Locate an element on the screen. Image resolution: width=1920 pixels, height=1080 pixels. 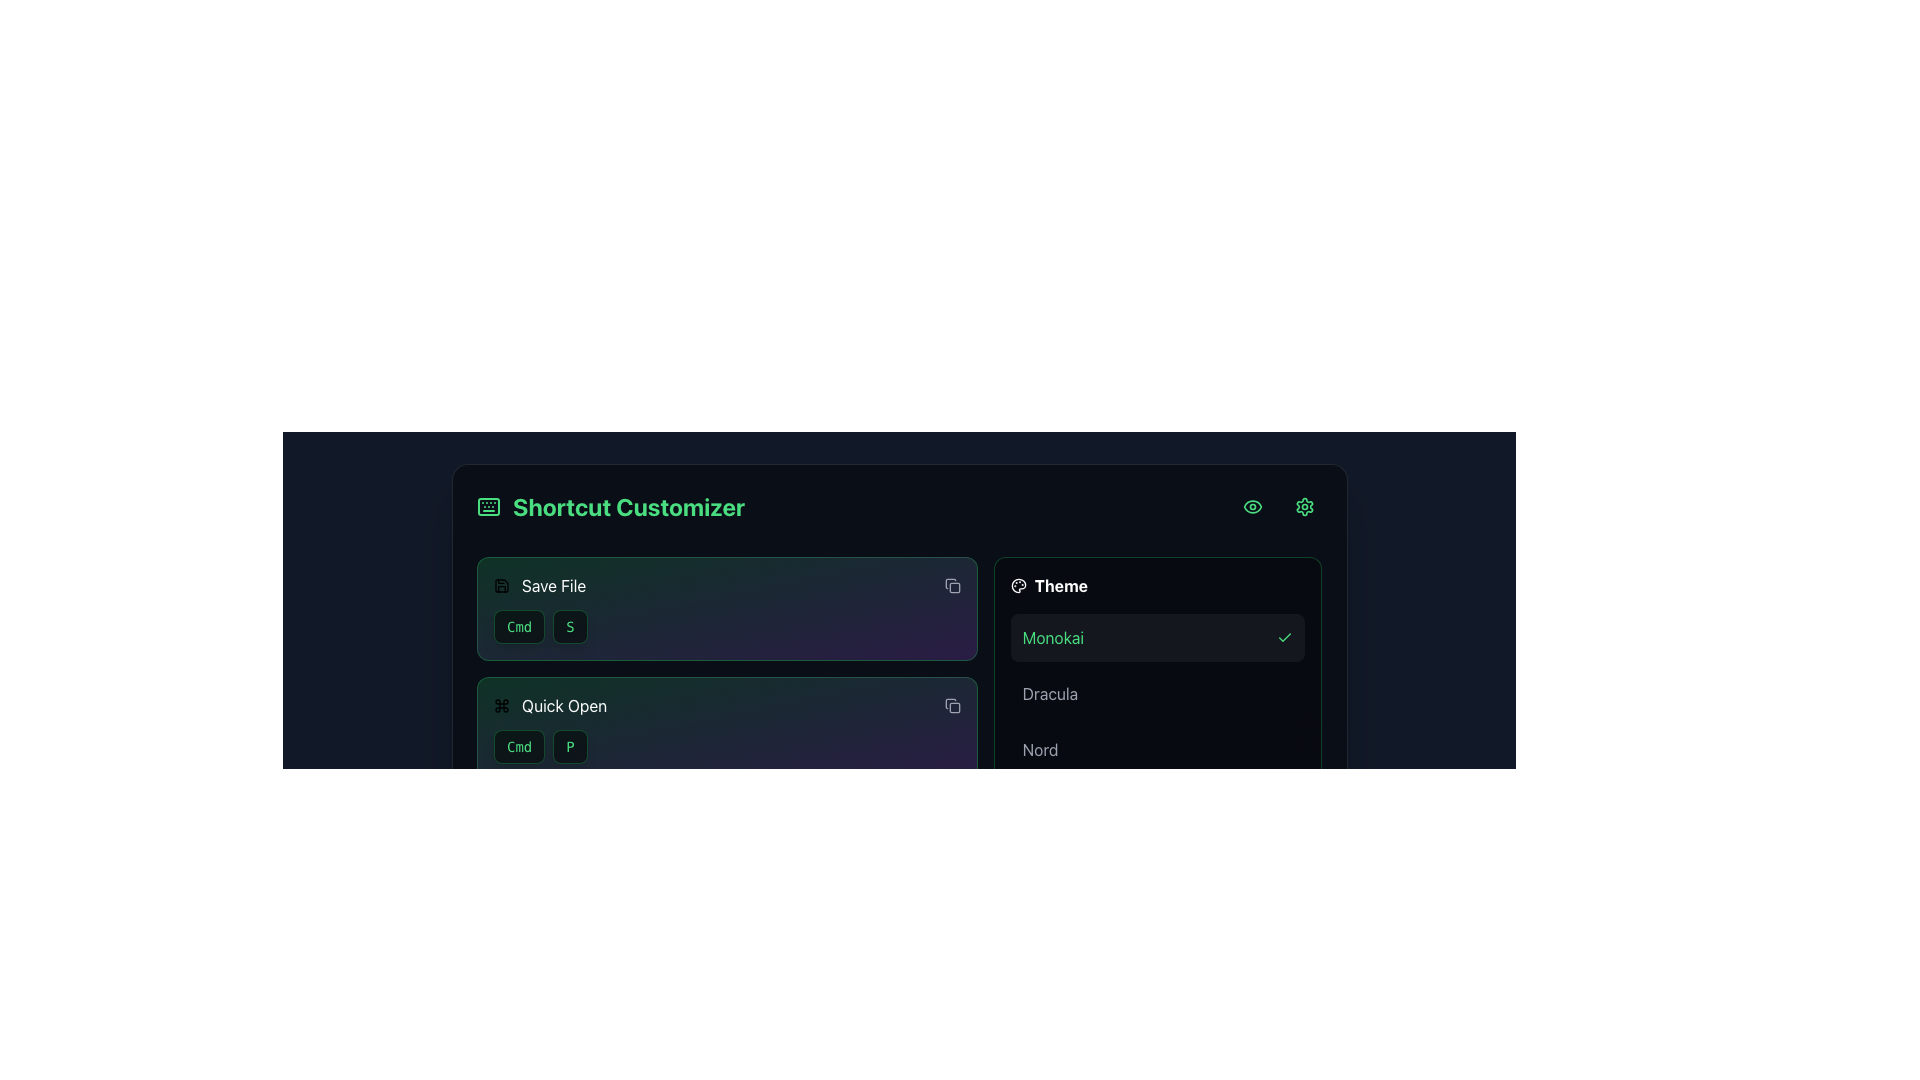
the small gray icon resembling overlapping rectangles located in the toolbar of the 'Quick Open' section is located at coordinates (951, 704).